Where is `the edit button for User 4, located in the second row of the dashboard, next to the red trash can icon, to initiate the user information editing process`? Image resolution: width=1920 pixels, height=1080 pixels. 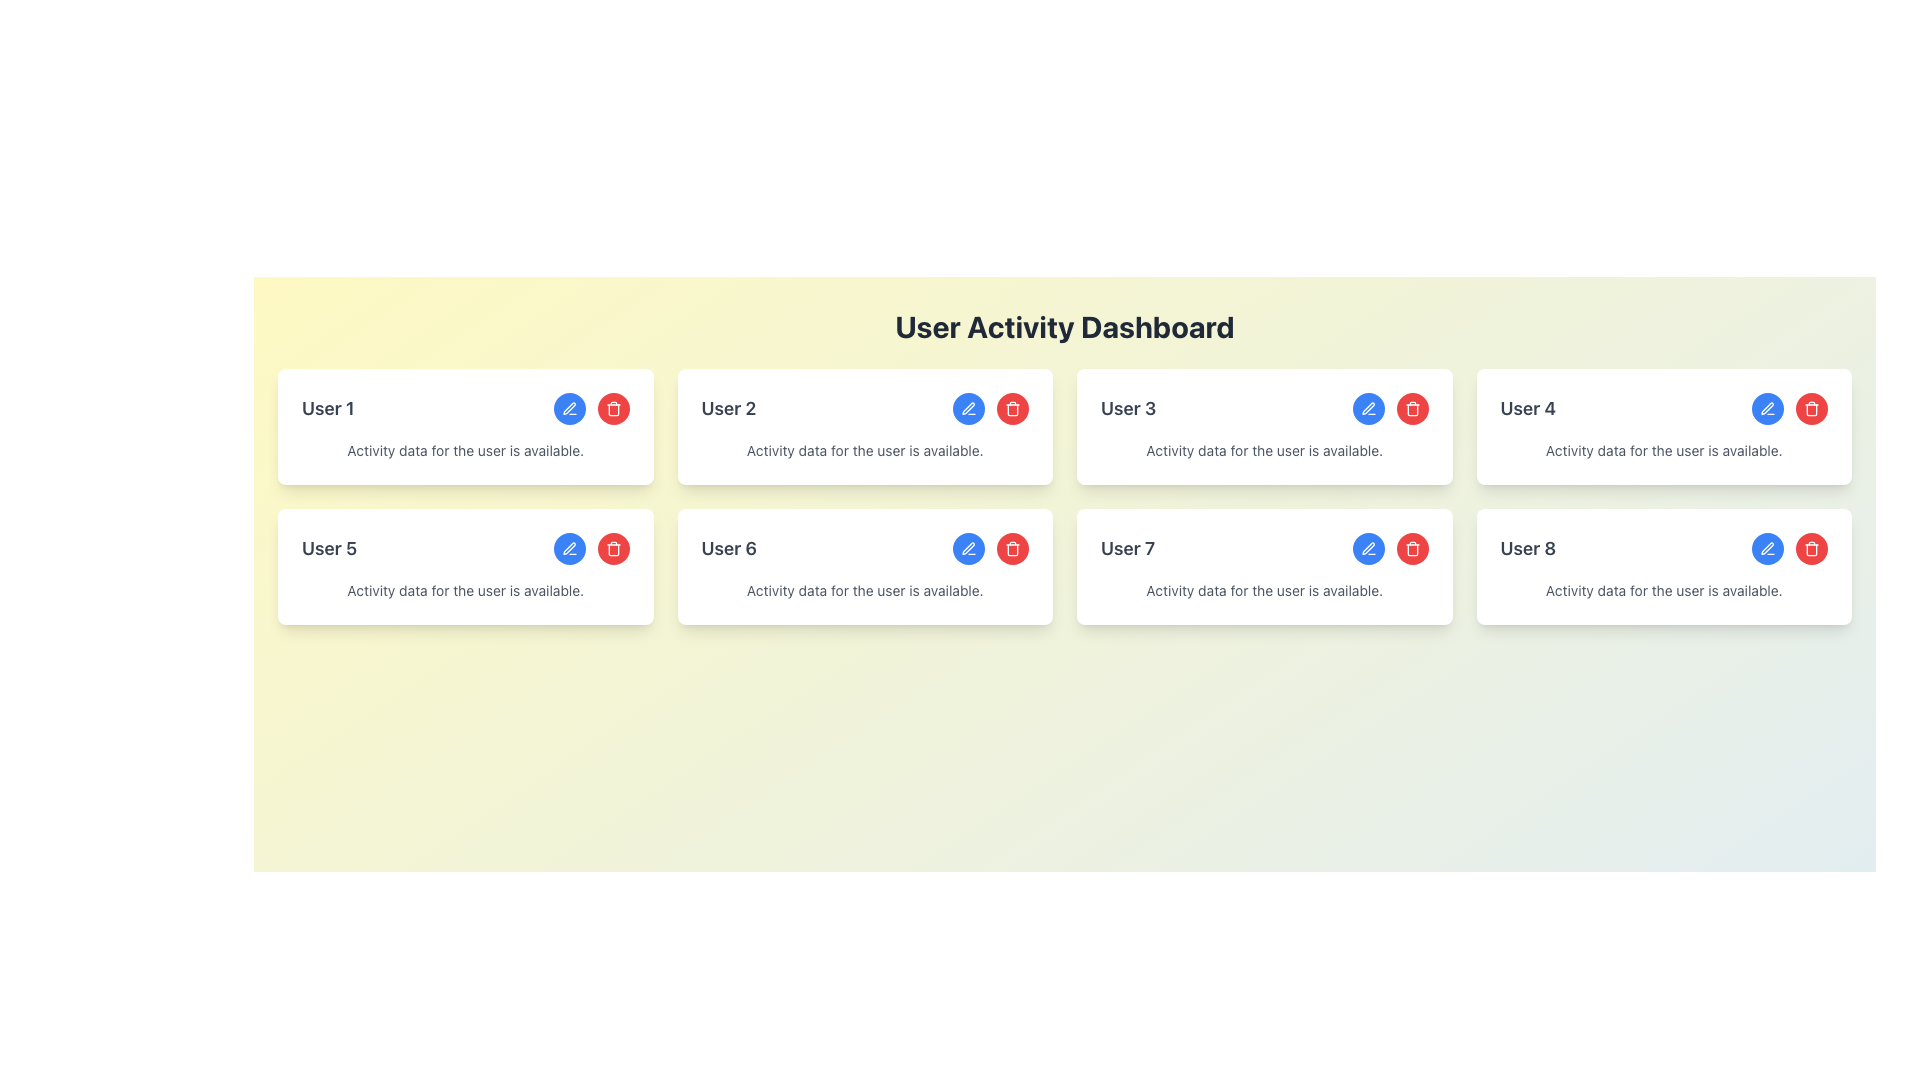 the edit button for User 4, located in the second row of the dashboard, next to the red trash can icon, to initiate the user information editing process is located at coordinates (1767, 407).